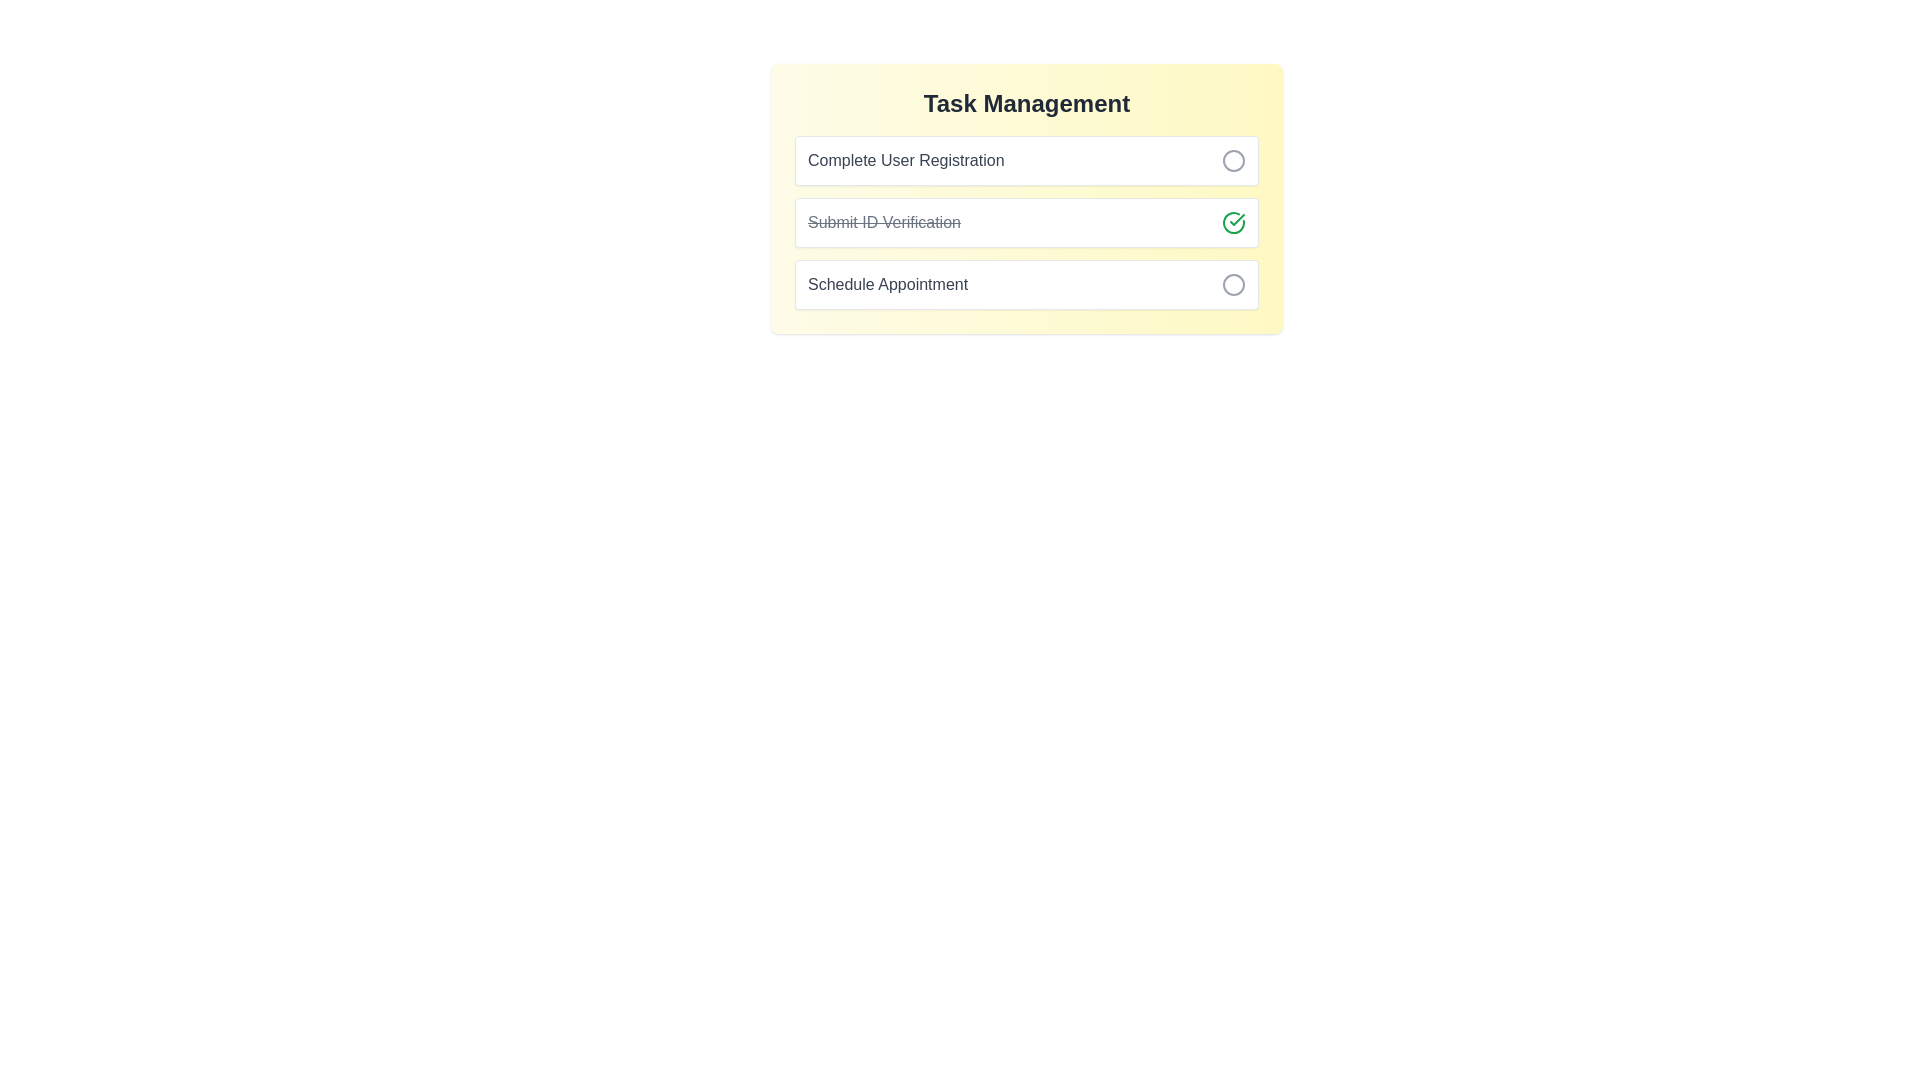 The image size is (1920, 1080). Describe the element at coordinates (1027, 223) in the screenshot. I see `the status of the completed task indicator for 'Submit ID Verification', which is displayed with a strikethrough and a green checkmark, located in the 'Task Management' section` at that location.